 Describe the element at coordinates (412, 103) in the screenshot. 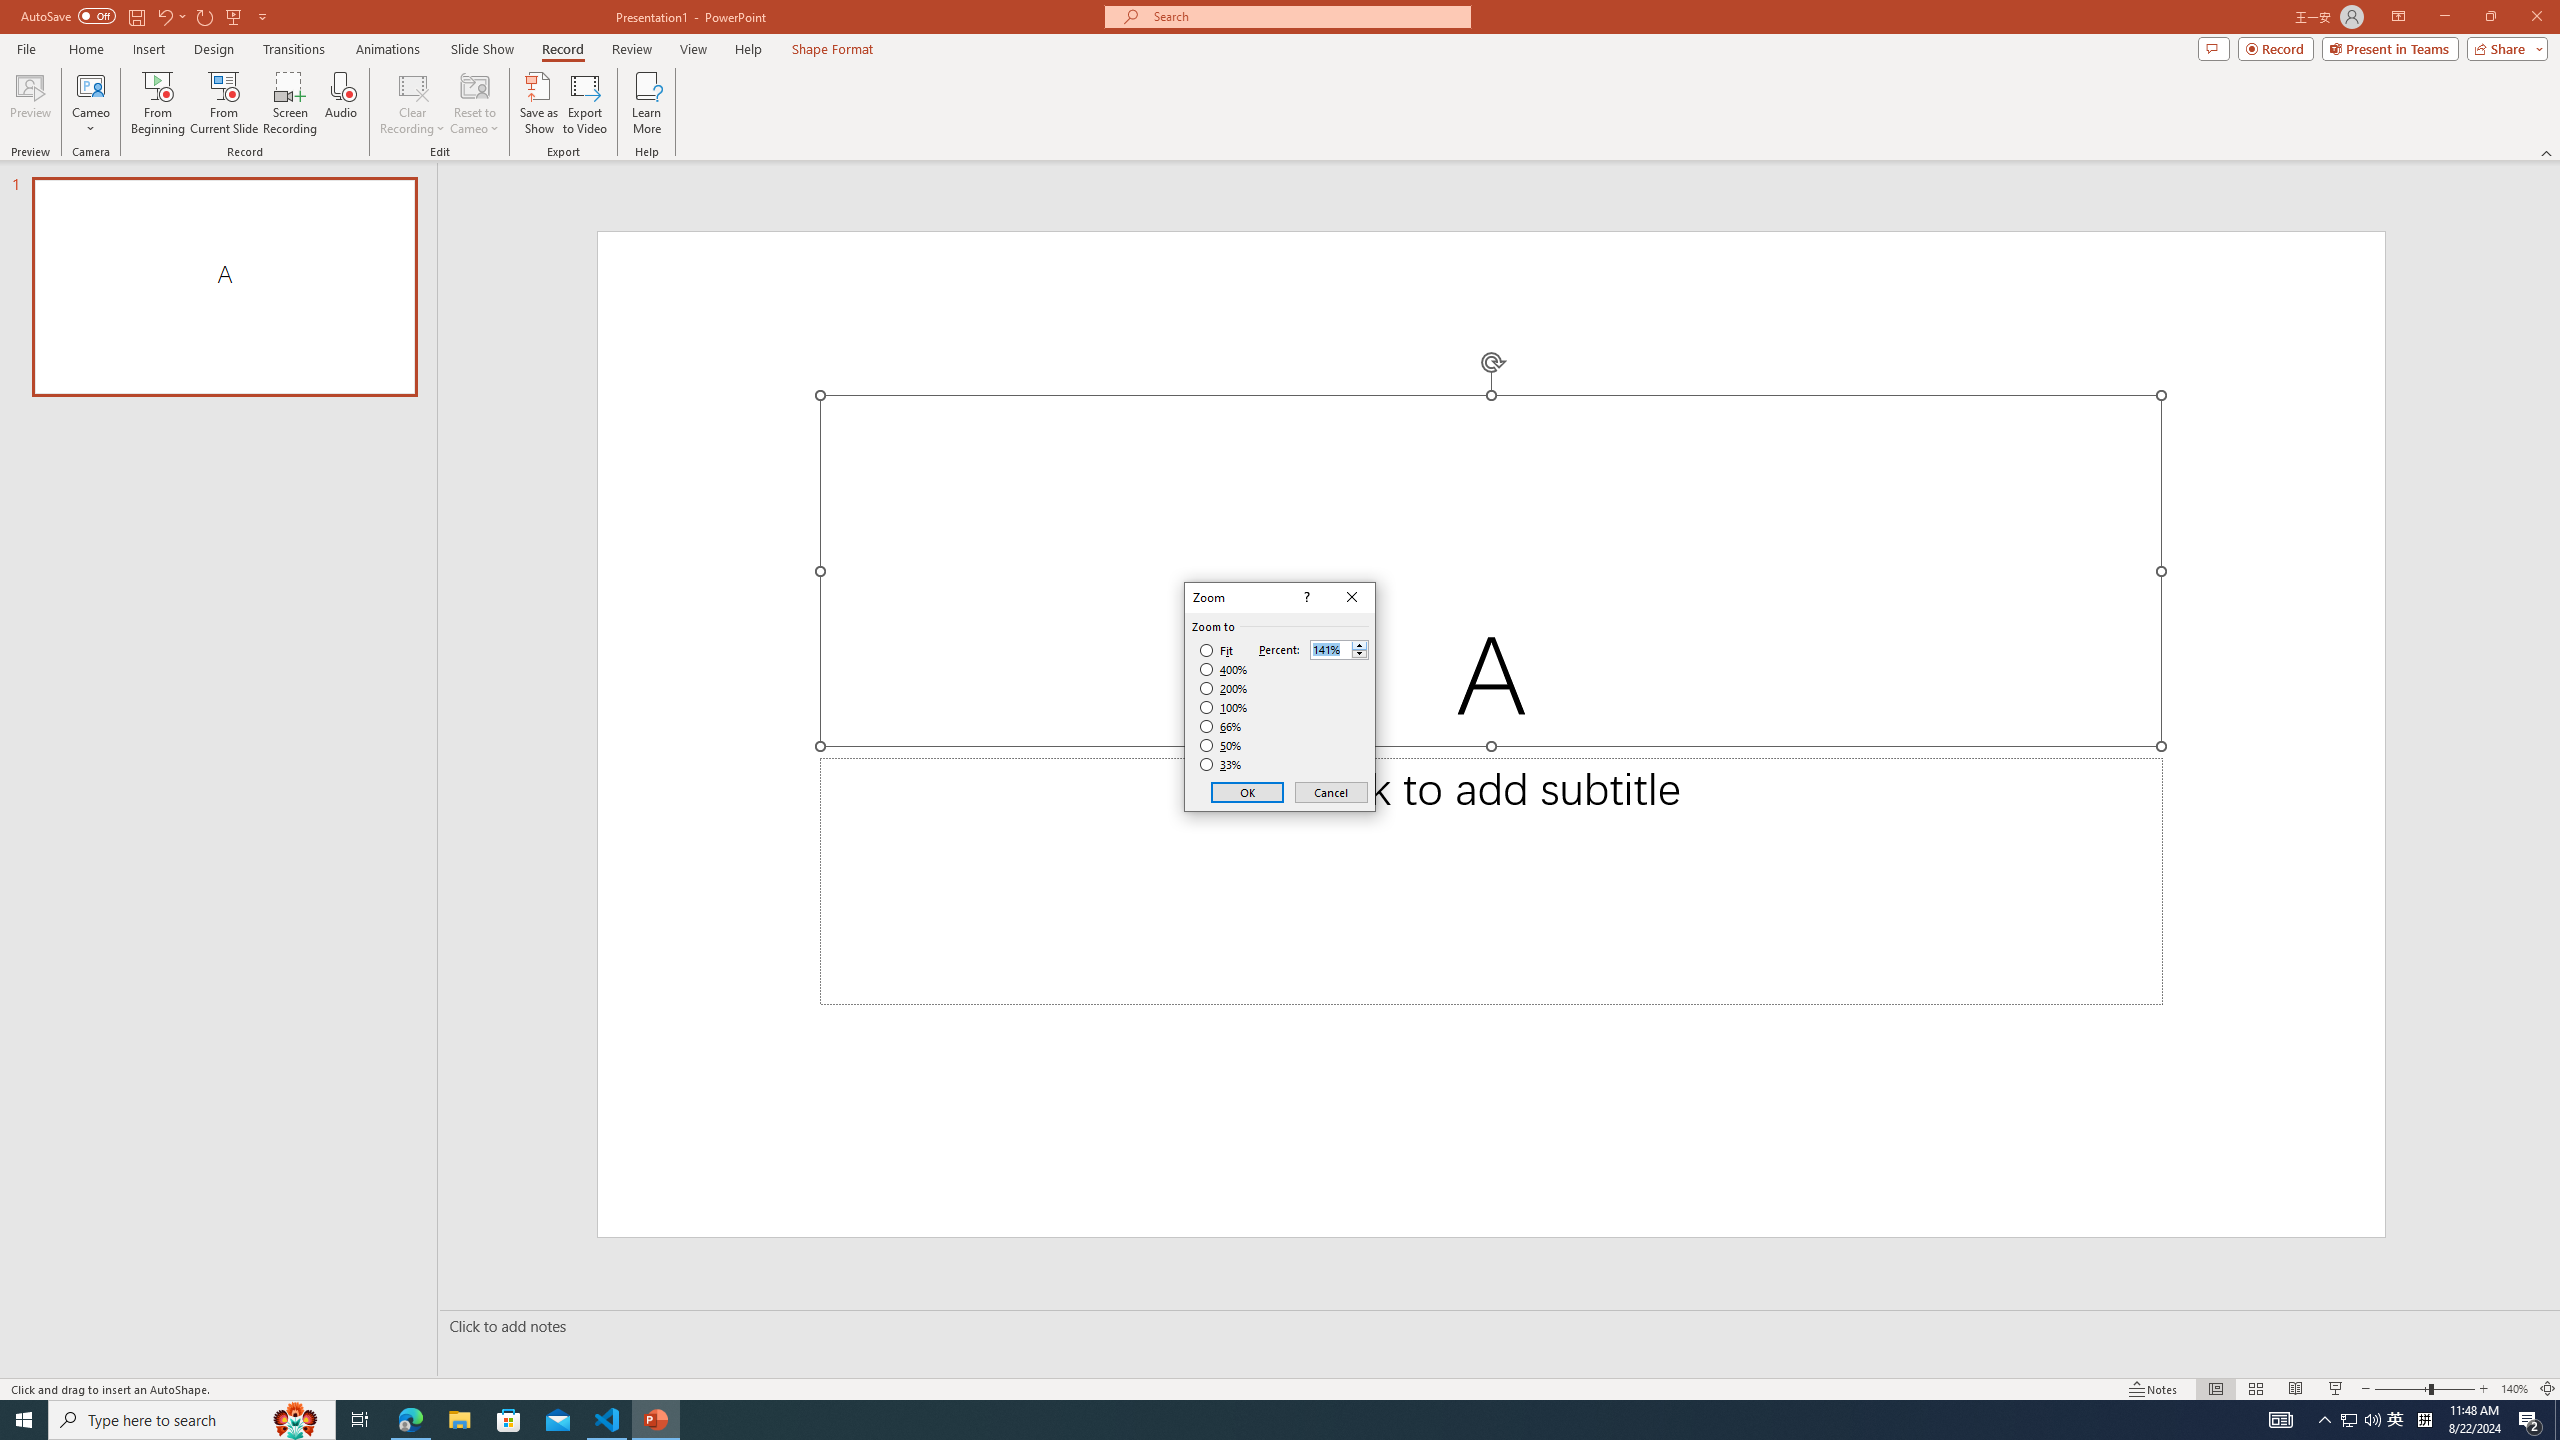

I see `'Clear Recording'` at that location.